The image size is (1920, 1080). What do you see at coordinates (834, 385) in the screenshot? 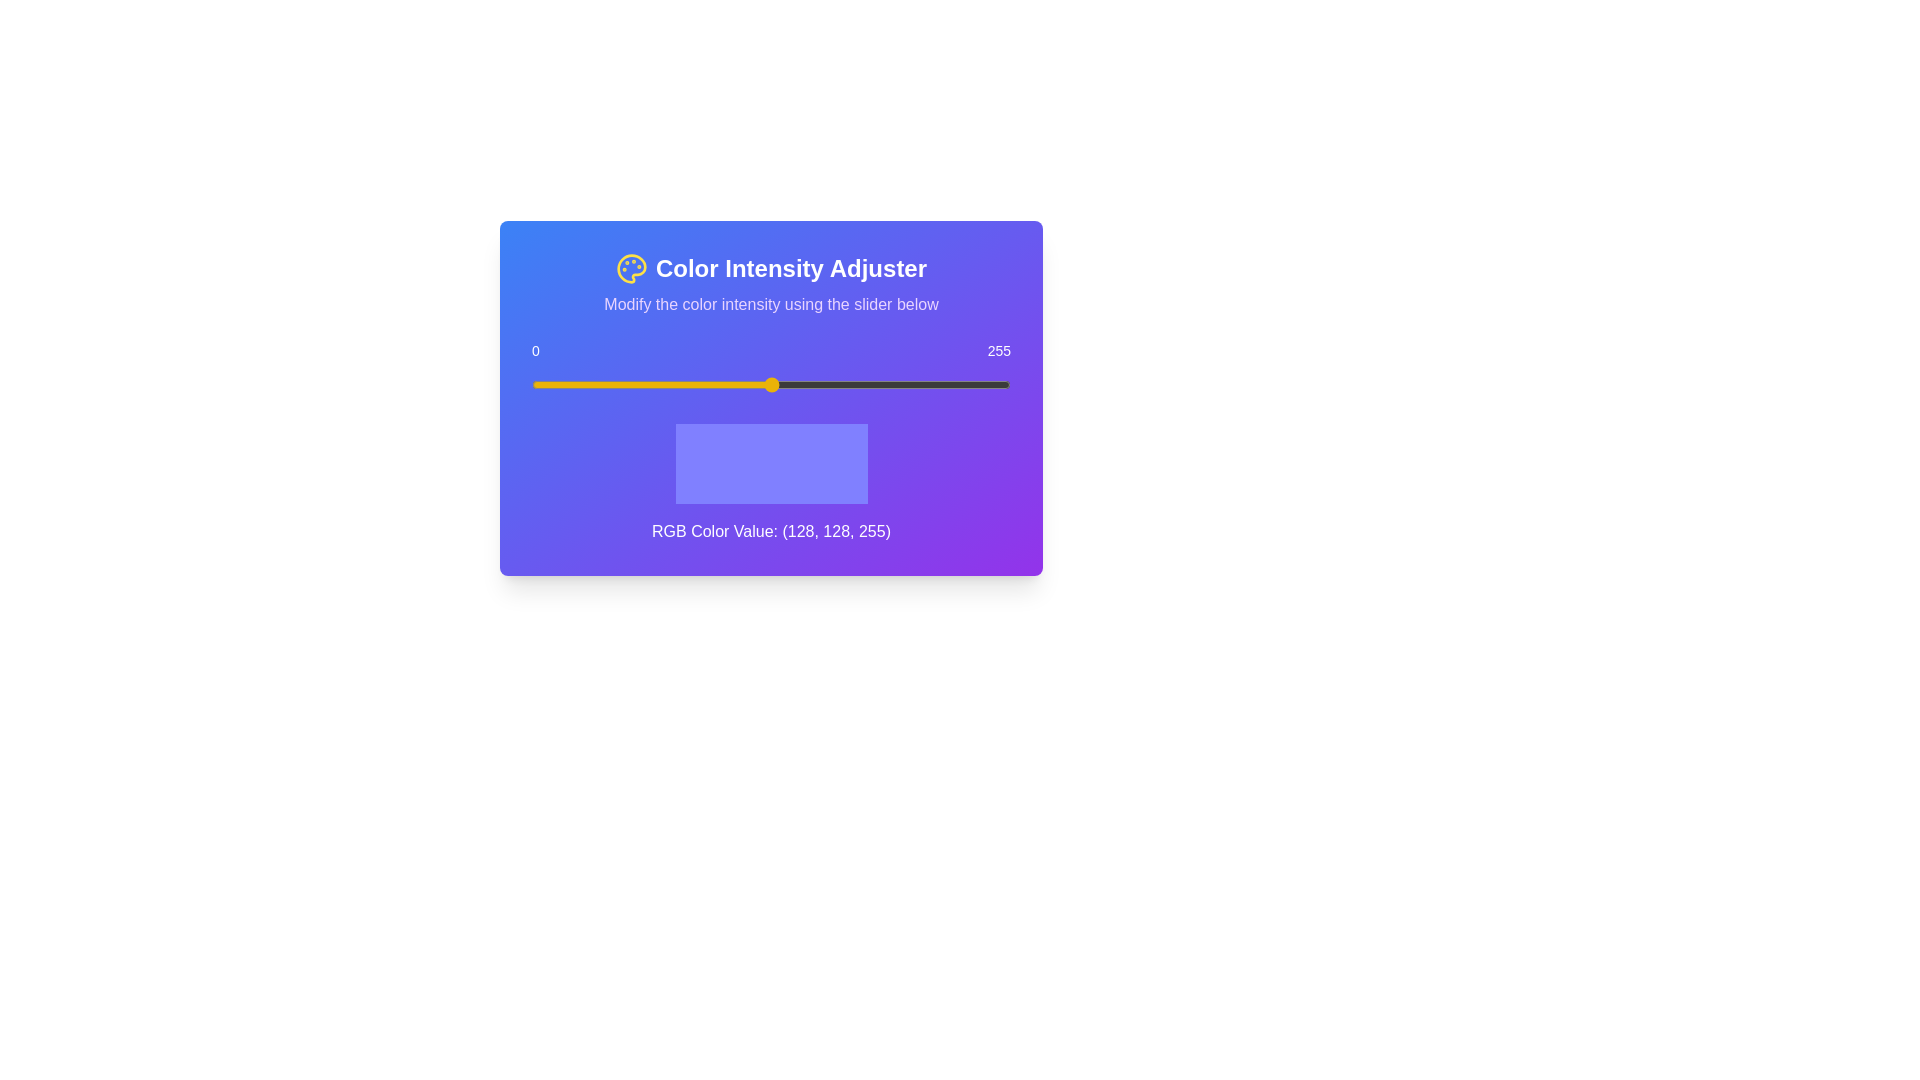
I see `the slider to set the value to 161` at bounding box center [834, 385].